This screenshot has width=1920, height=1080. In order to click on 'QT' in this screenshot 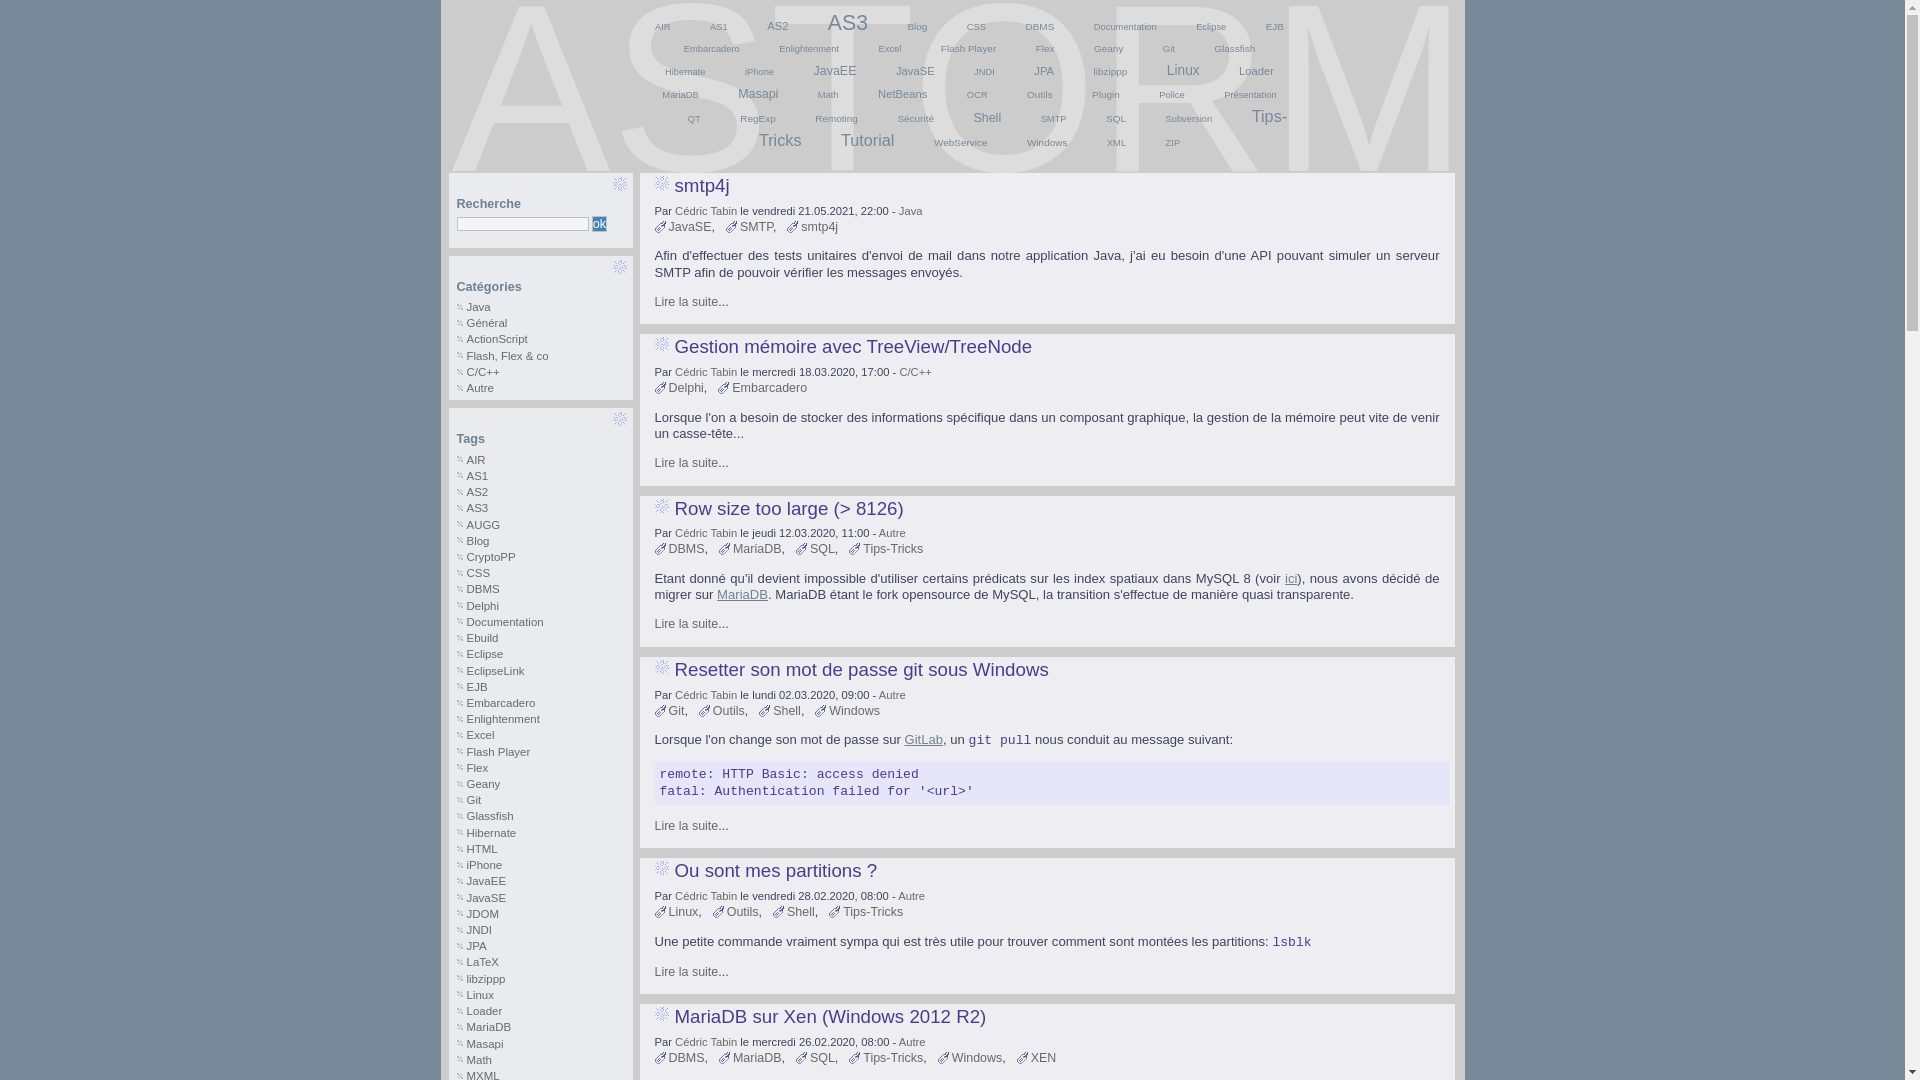, I will do `click(687, 119)`.